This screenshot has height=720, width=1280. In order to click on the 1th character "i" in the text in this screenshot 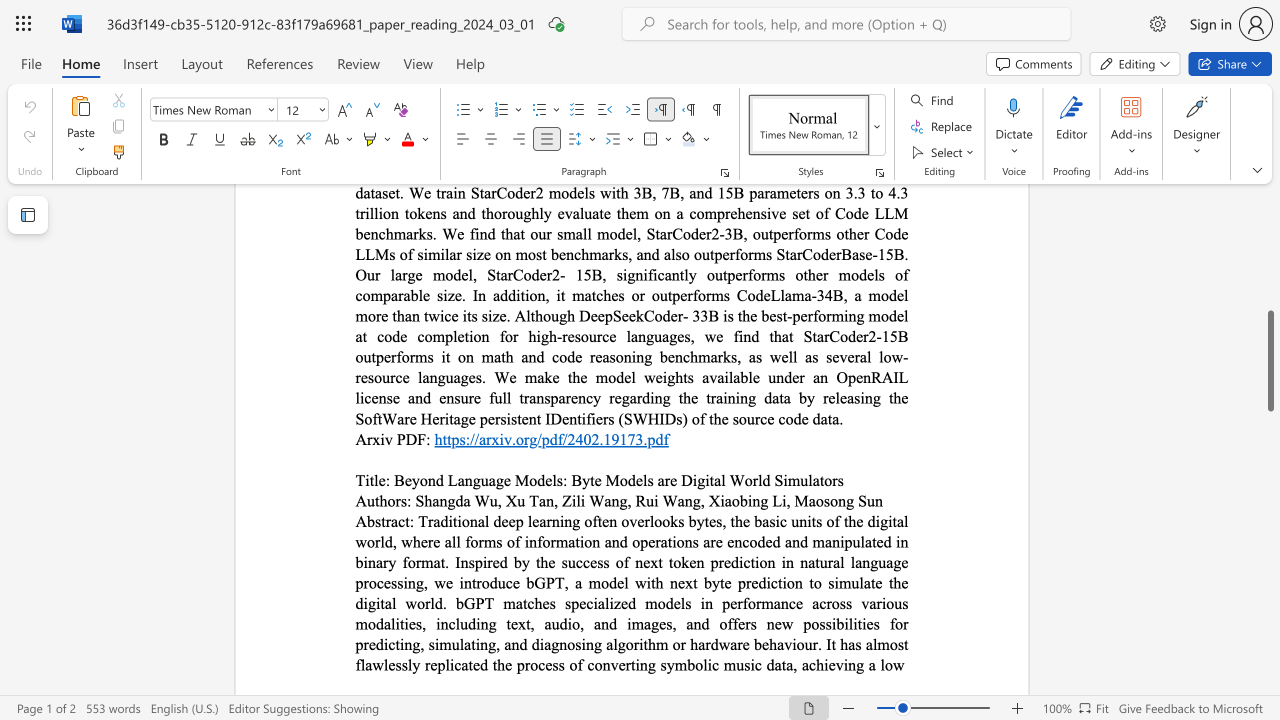, I will do `click(721, 499)`.